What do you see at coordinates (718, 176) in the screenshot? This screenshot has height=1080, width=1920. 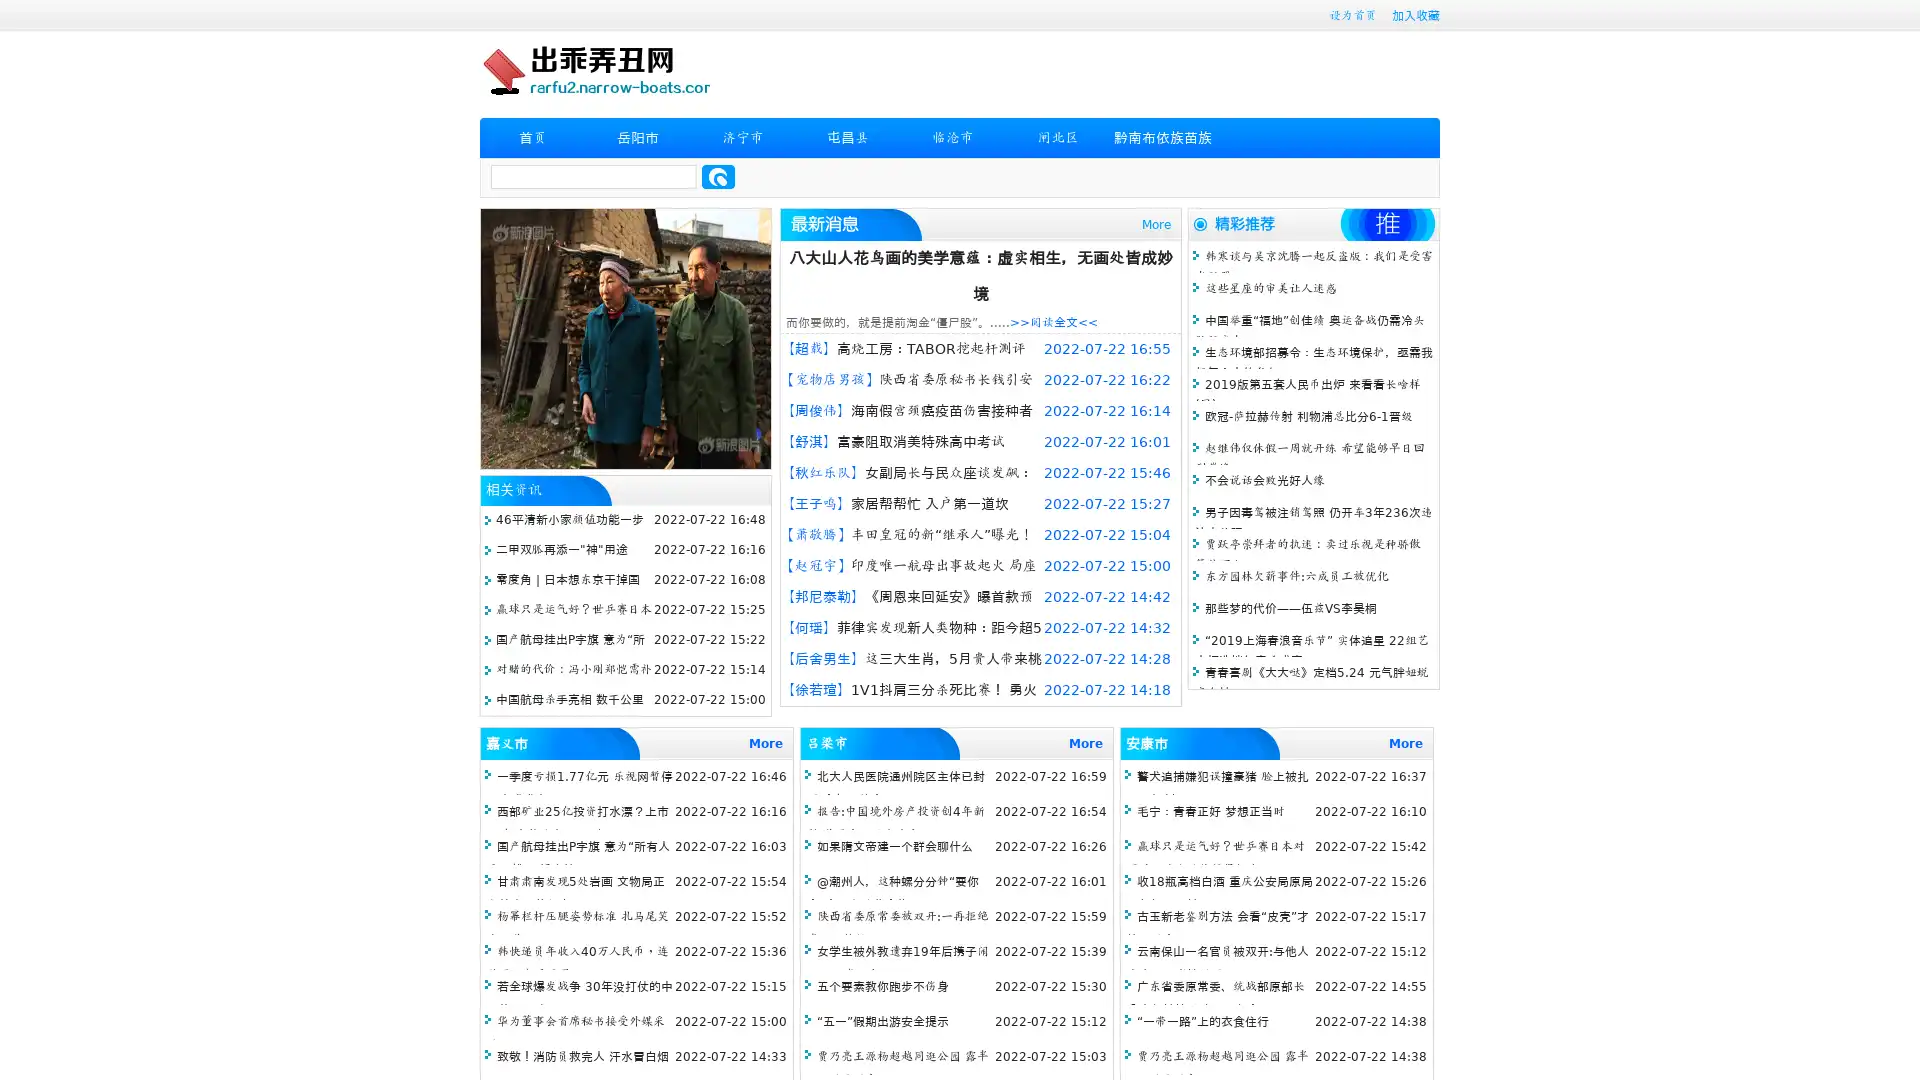 I see `Search` at bounding box center [718, 176].